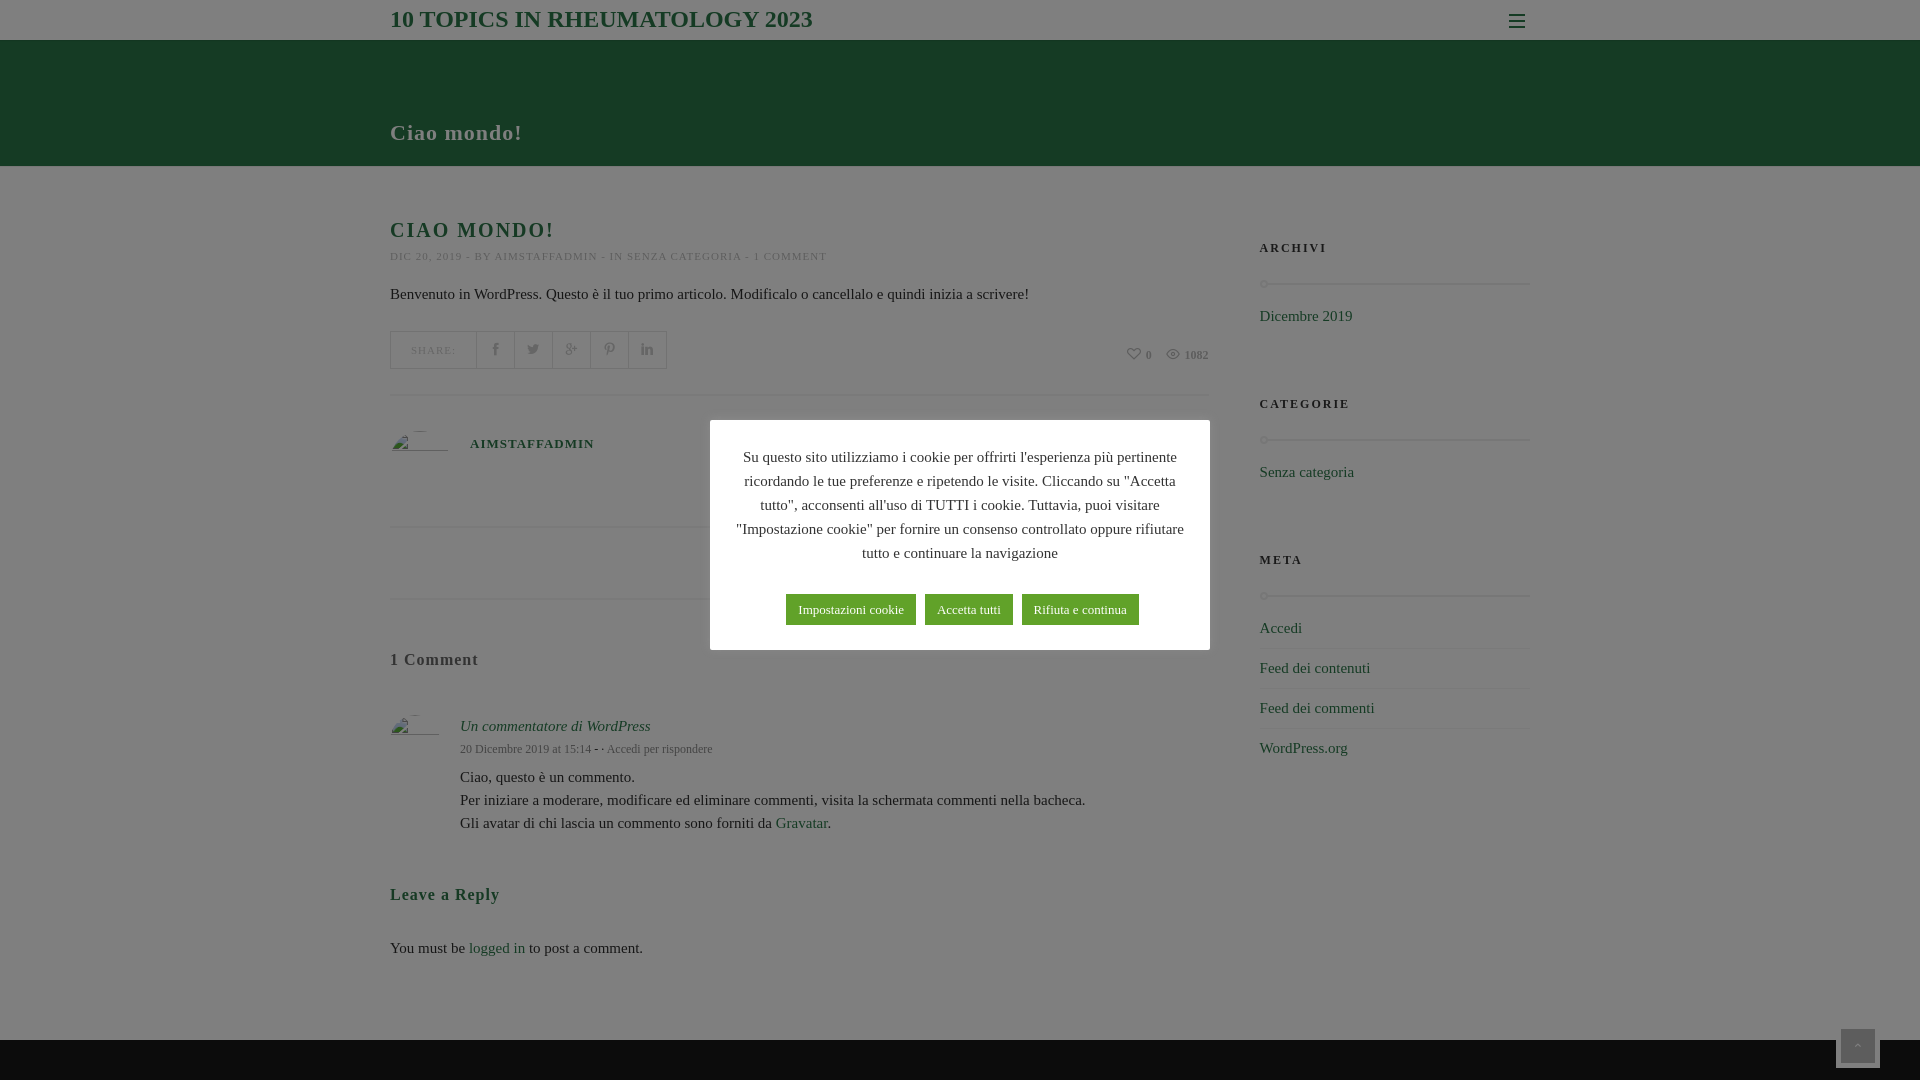  Describe the element at coordinates (648, 349) in the screenshot. I see `'Share on LinkedIn'` at that location.